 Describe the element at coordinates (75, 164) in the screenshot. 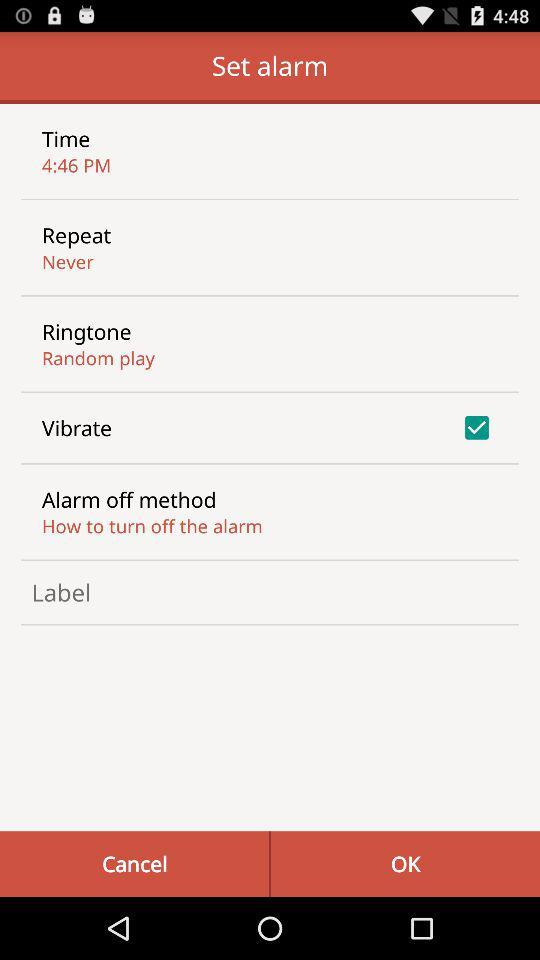

I see `the app below the time app` at that location.